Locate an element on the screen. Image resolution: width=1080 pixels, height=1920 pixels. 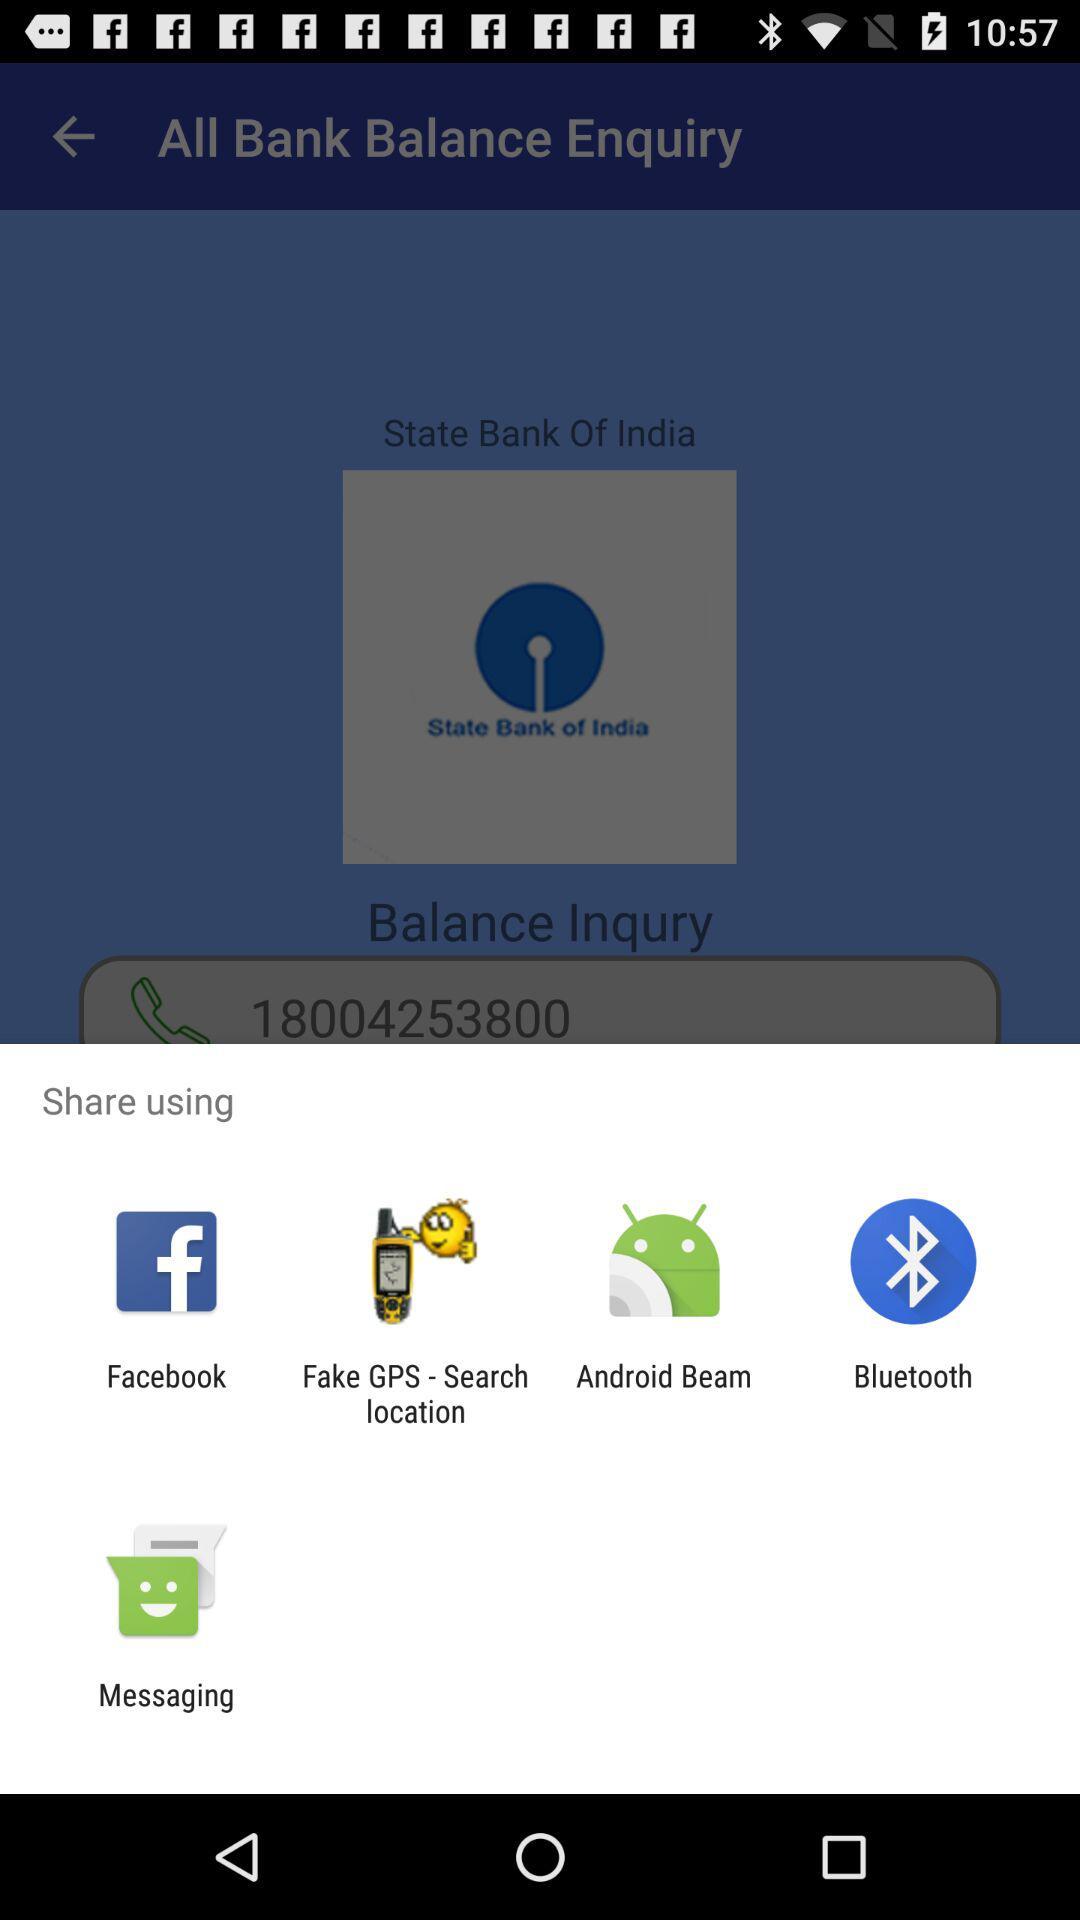
facebook icon is located at coordinates (165, 1392).